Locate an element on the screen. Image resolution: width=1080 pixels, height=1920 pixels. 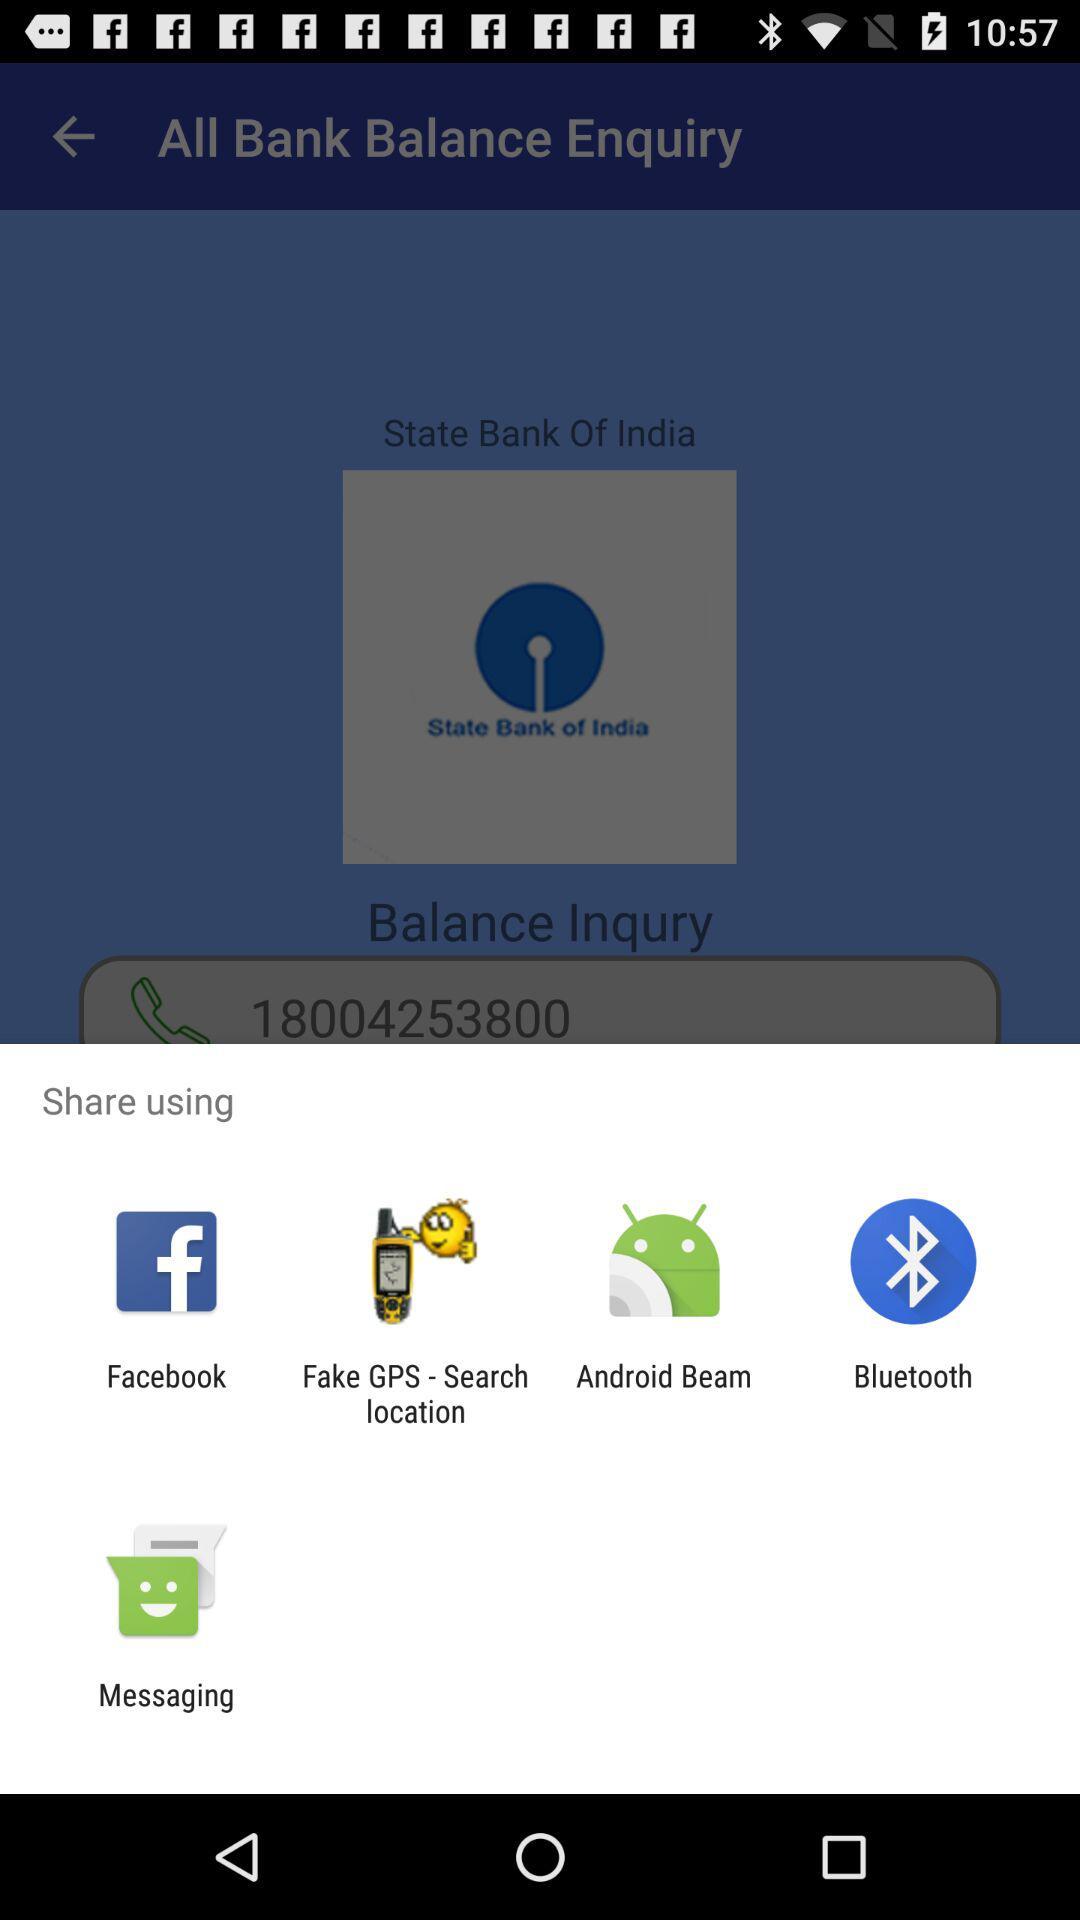
facebook icon is located at coordinates (165, 1392).